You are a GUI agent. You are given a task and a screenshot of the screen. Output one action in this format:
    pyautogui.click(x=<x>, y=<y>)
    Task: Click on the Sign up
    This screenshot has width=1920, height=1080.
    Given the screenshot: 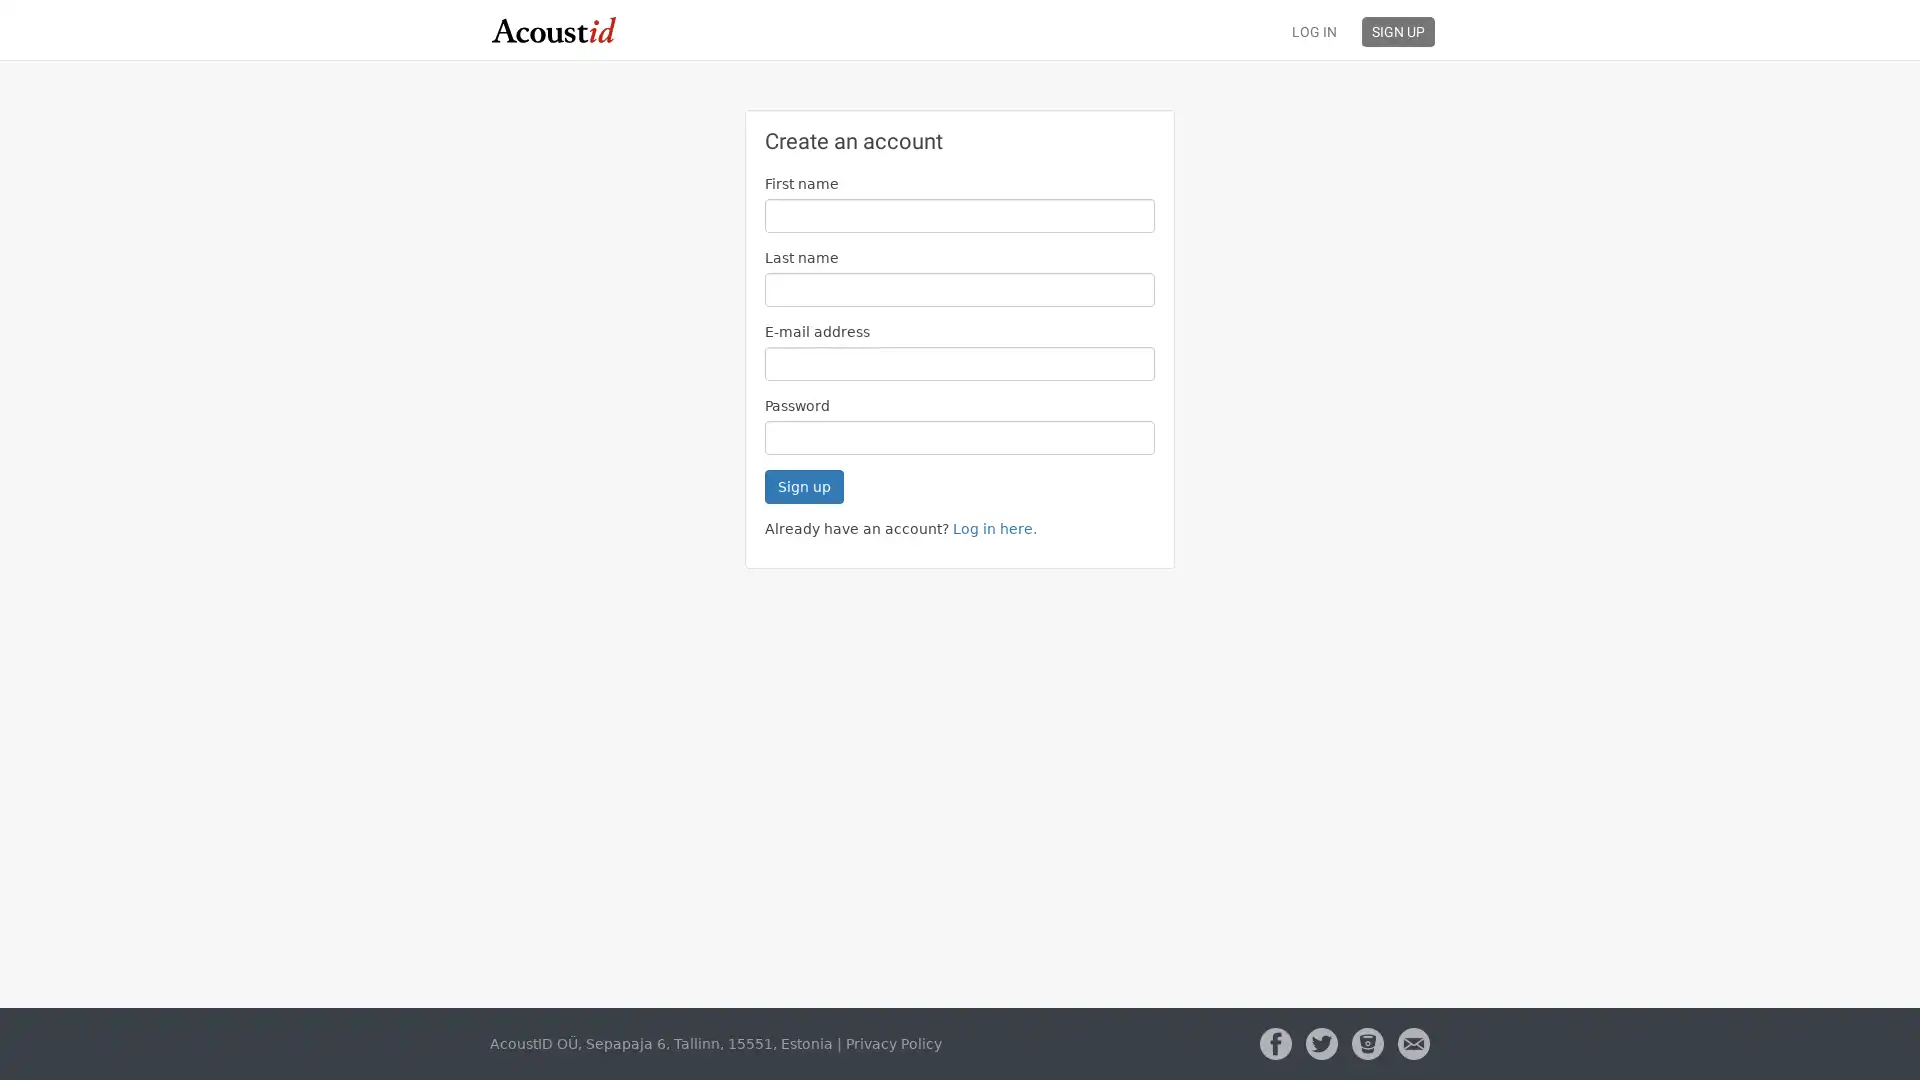 What is the action you would take?
    pyautogui.click(x=804, y=486)
    